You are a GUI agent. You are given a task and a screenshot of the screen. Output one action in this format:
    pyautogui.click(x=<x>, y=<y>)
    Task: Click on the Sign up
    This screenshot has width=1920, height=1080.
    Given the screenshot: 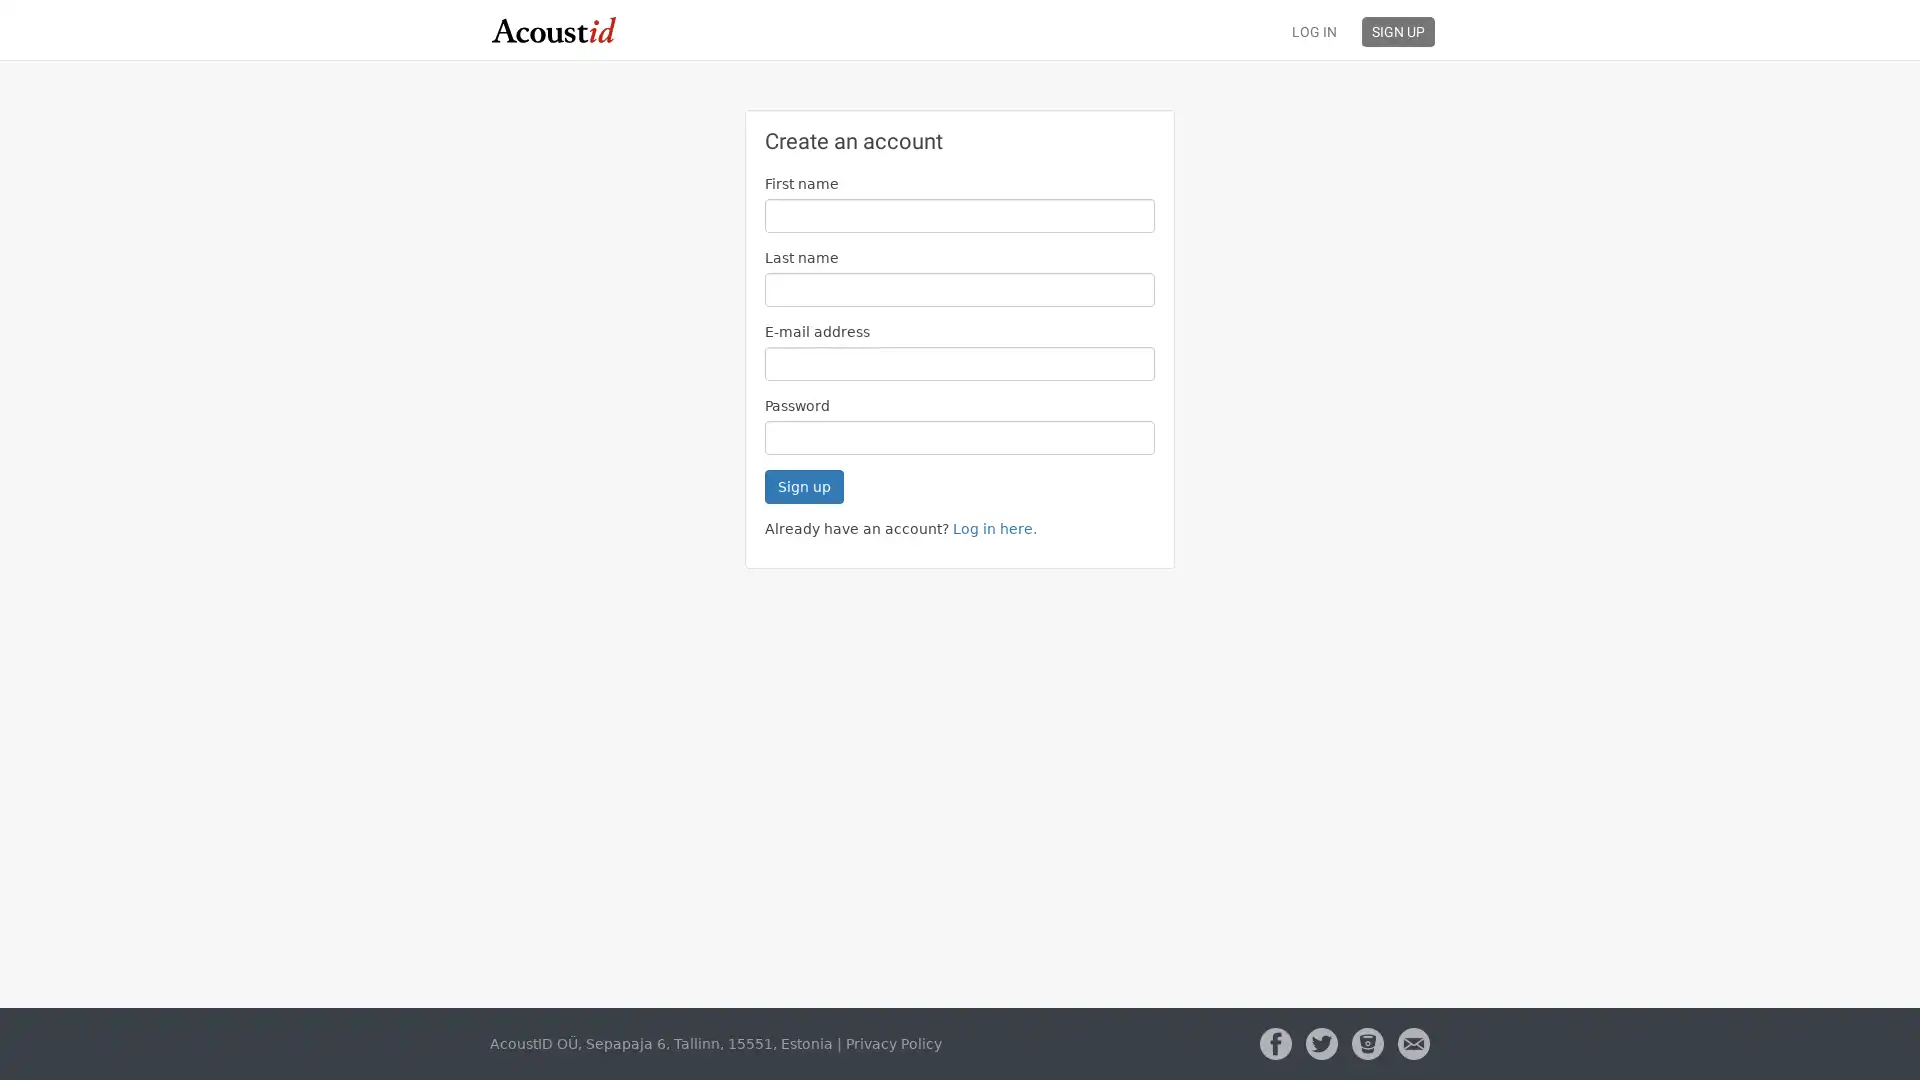 What is the action you would take?
    pyautogui.click(x=804, y=486)
    